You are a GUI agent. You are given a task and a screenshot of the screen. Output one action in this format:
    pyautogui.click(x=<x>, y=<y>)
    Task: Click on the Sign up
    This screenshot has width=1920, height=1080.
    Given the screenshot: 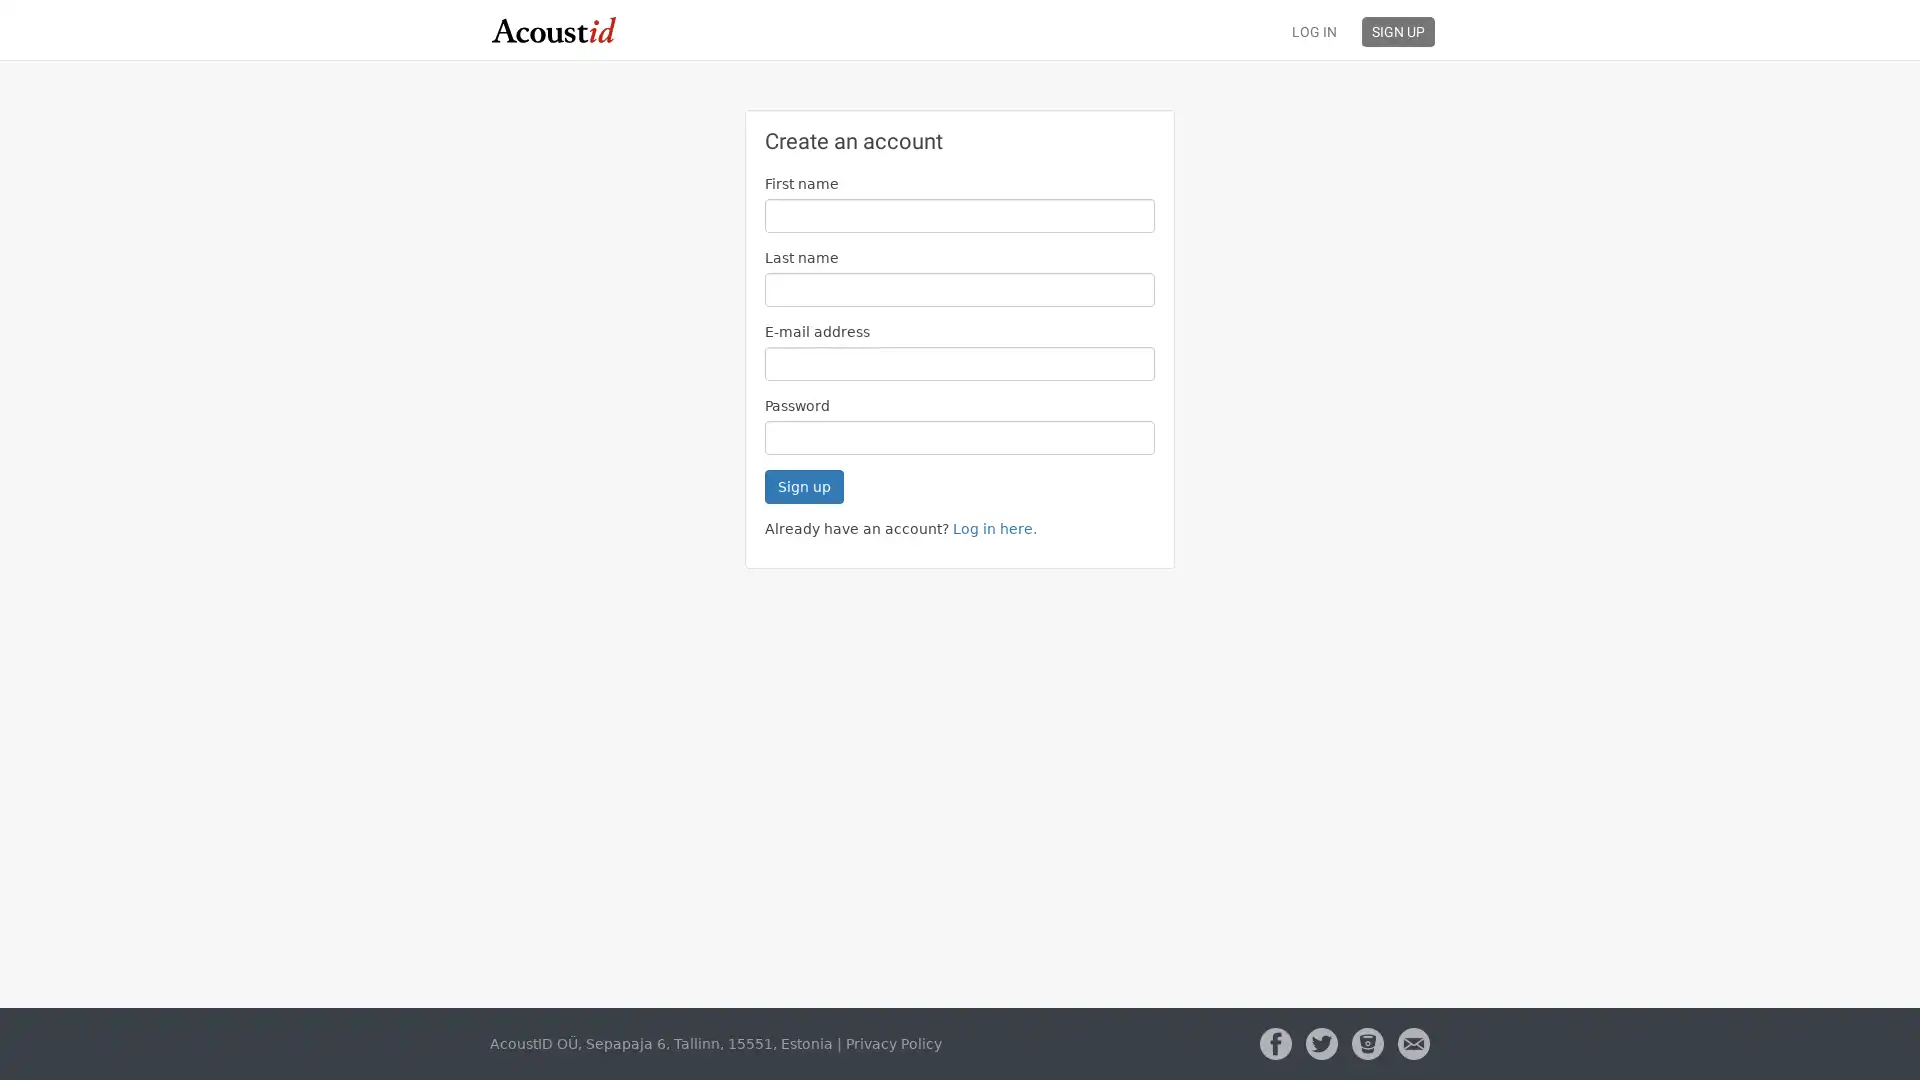 What is the action you would take?
    pyautogui.click(x=804, y=486)
    